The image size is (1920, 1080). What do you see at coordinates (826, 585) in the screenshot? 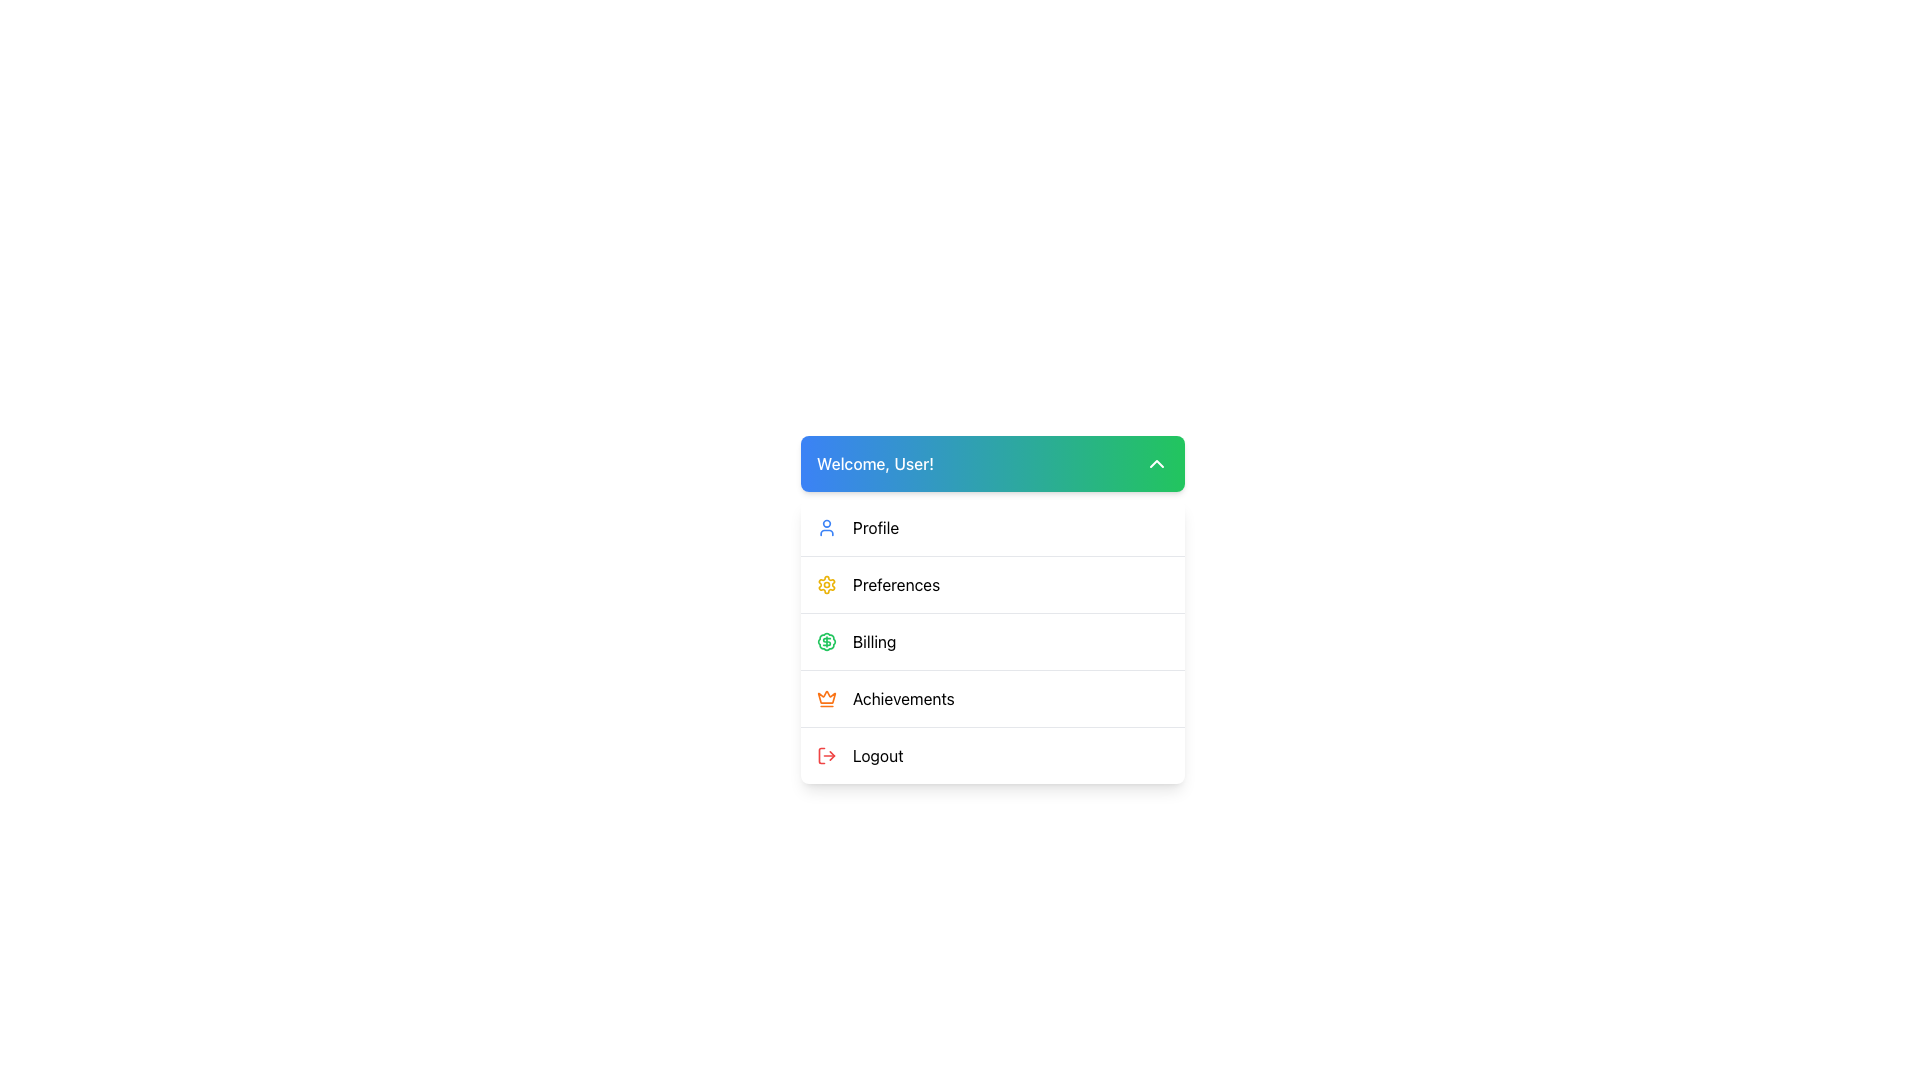
I see `the Preferences icon in the dropdown menu, which is the second option in a list of five and is located to the left of the Preferences text label` at bounding box center [826, 585].